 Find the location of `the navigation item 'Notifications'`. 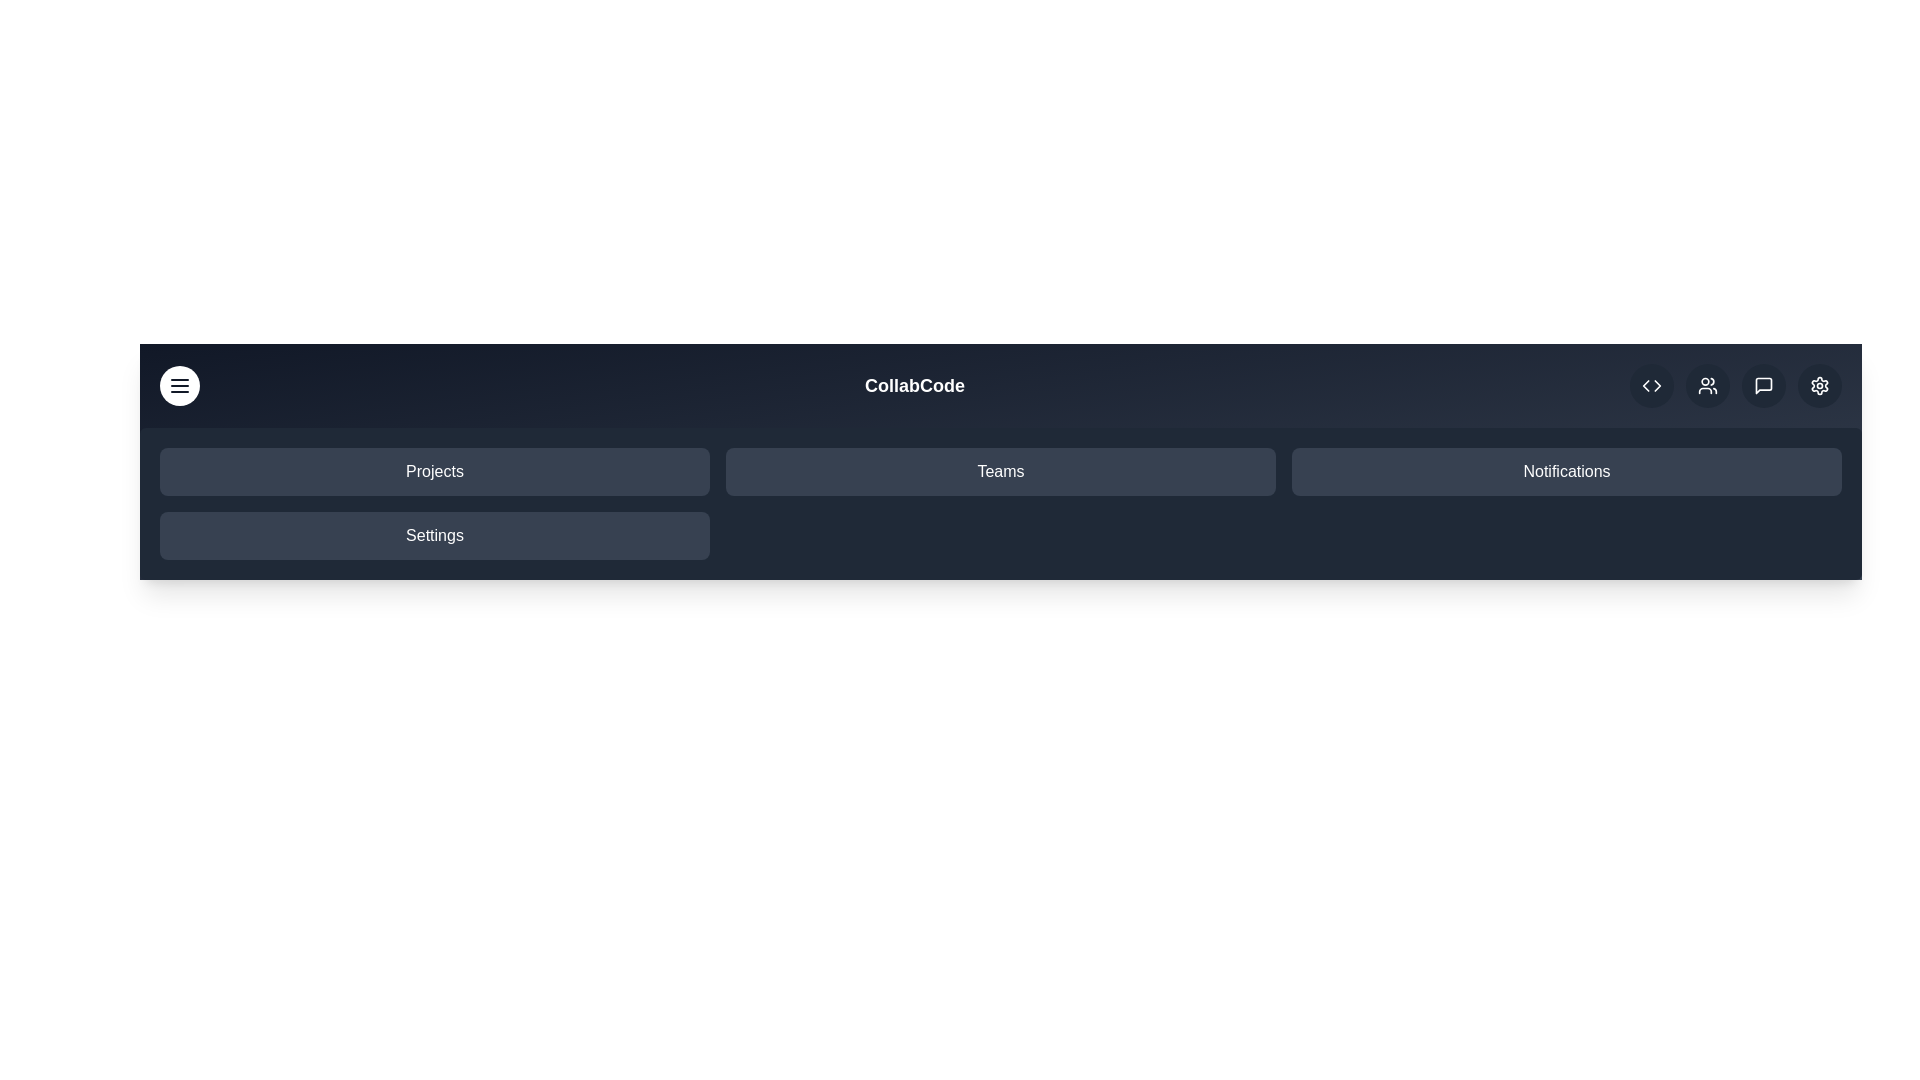

the navigation item 'Notifications' is located at coordinates (1565, 471).